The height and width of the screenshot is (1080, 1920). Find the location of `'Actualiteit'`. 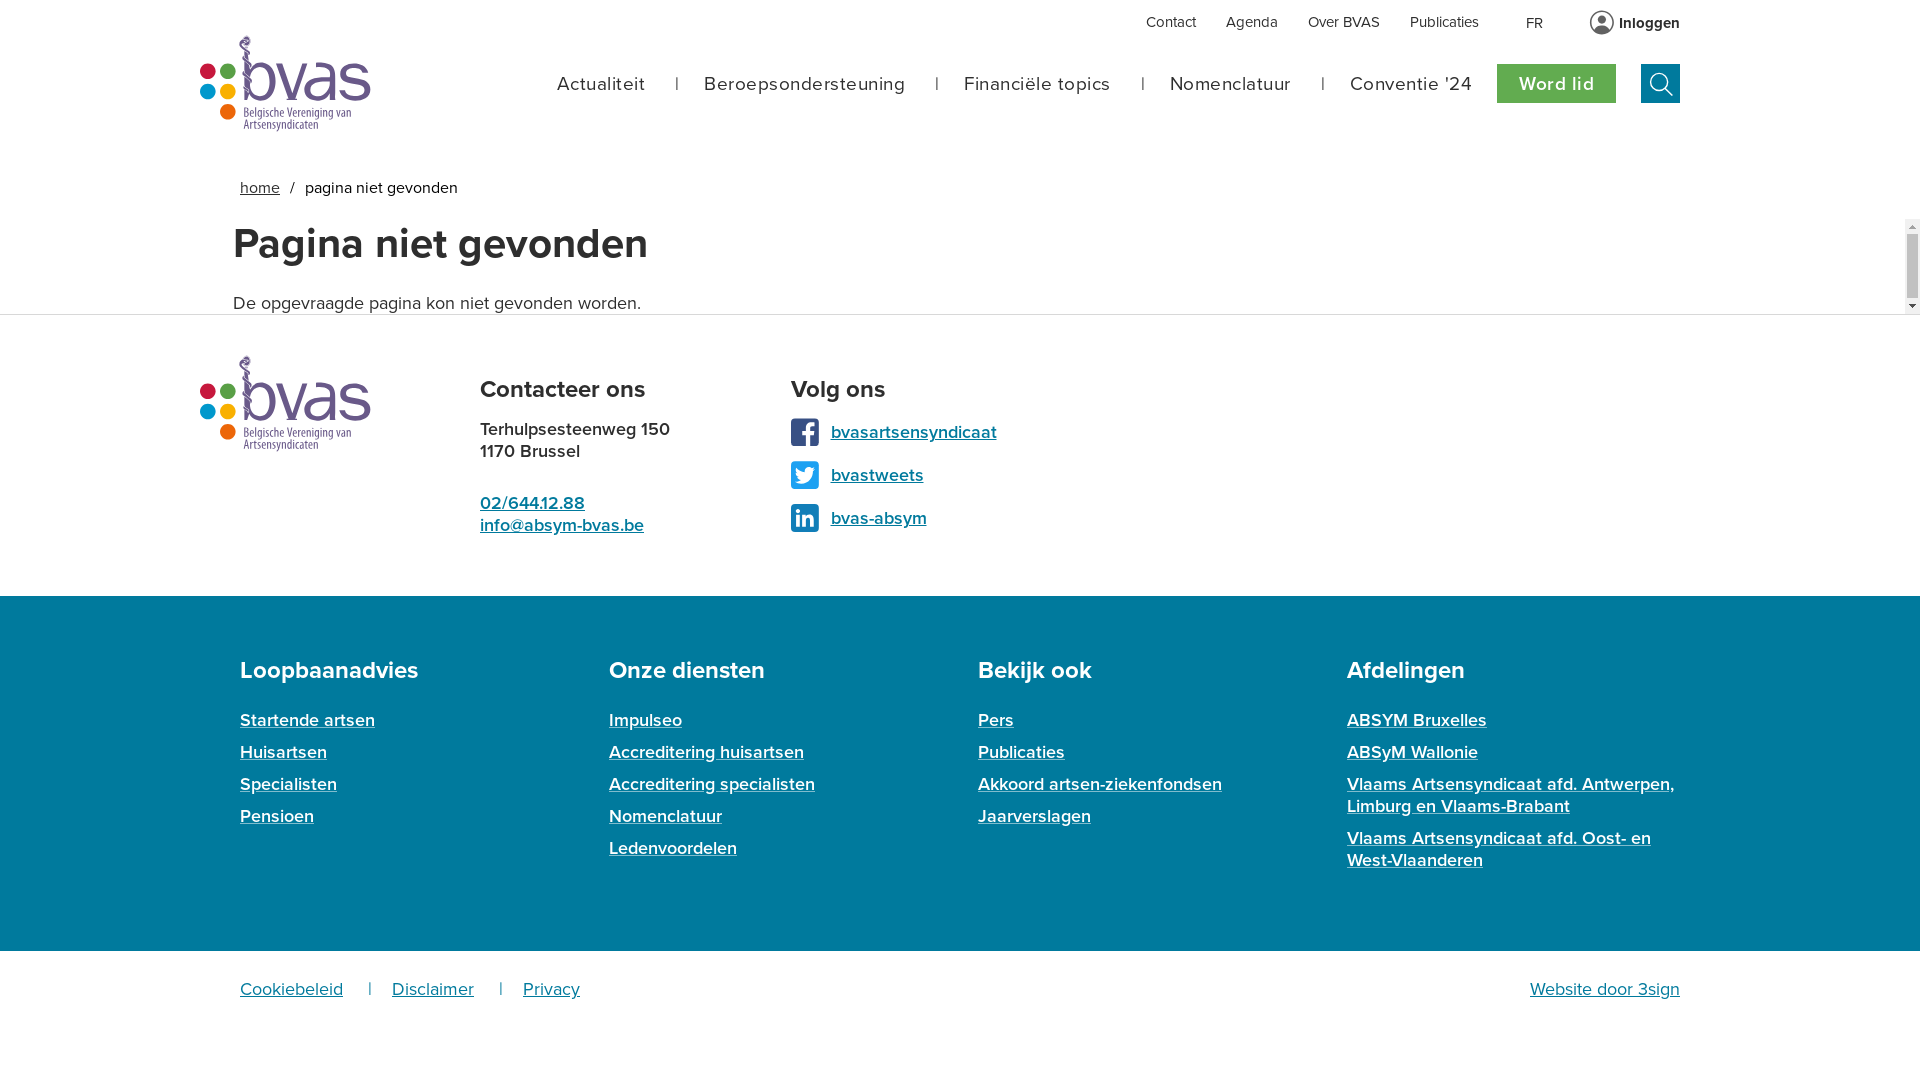

'Actualiteit' is located at coordinates (599, 83).